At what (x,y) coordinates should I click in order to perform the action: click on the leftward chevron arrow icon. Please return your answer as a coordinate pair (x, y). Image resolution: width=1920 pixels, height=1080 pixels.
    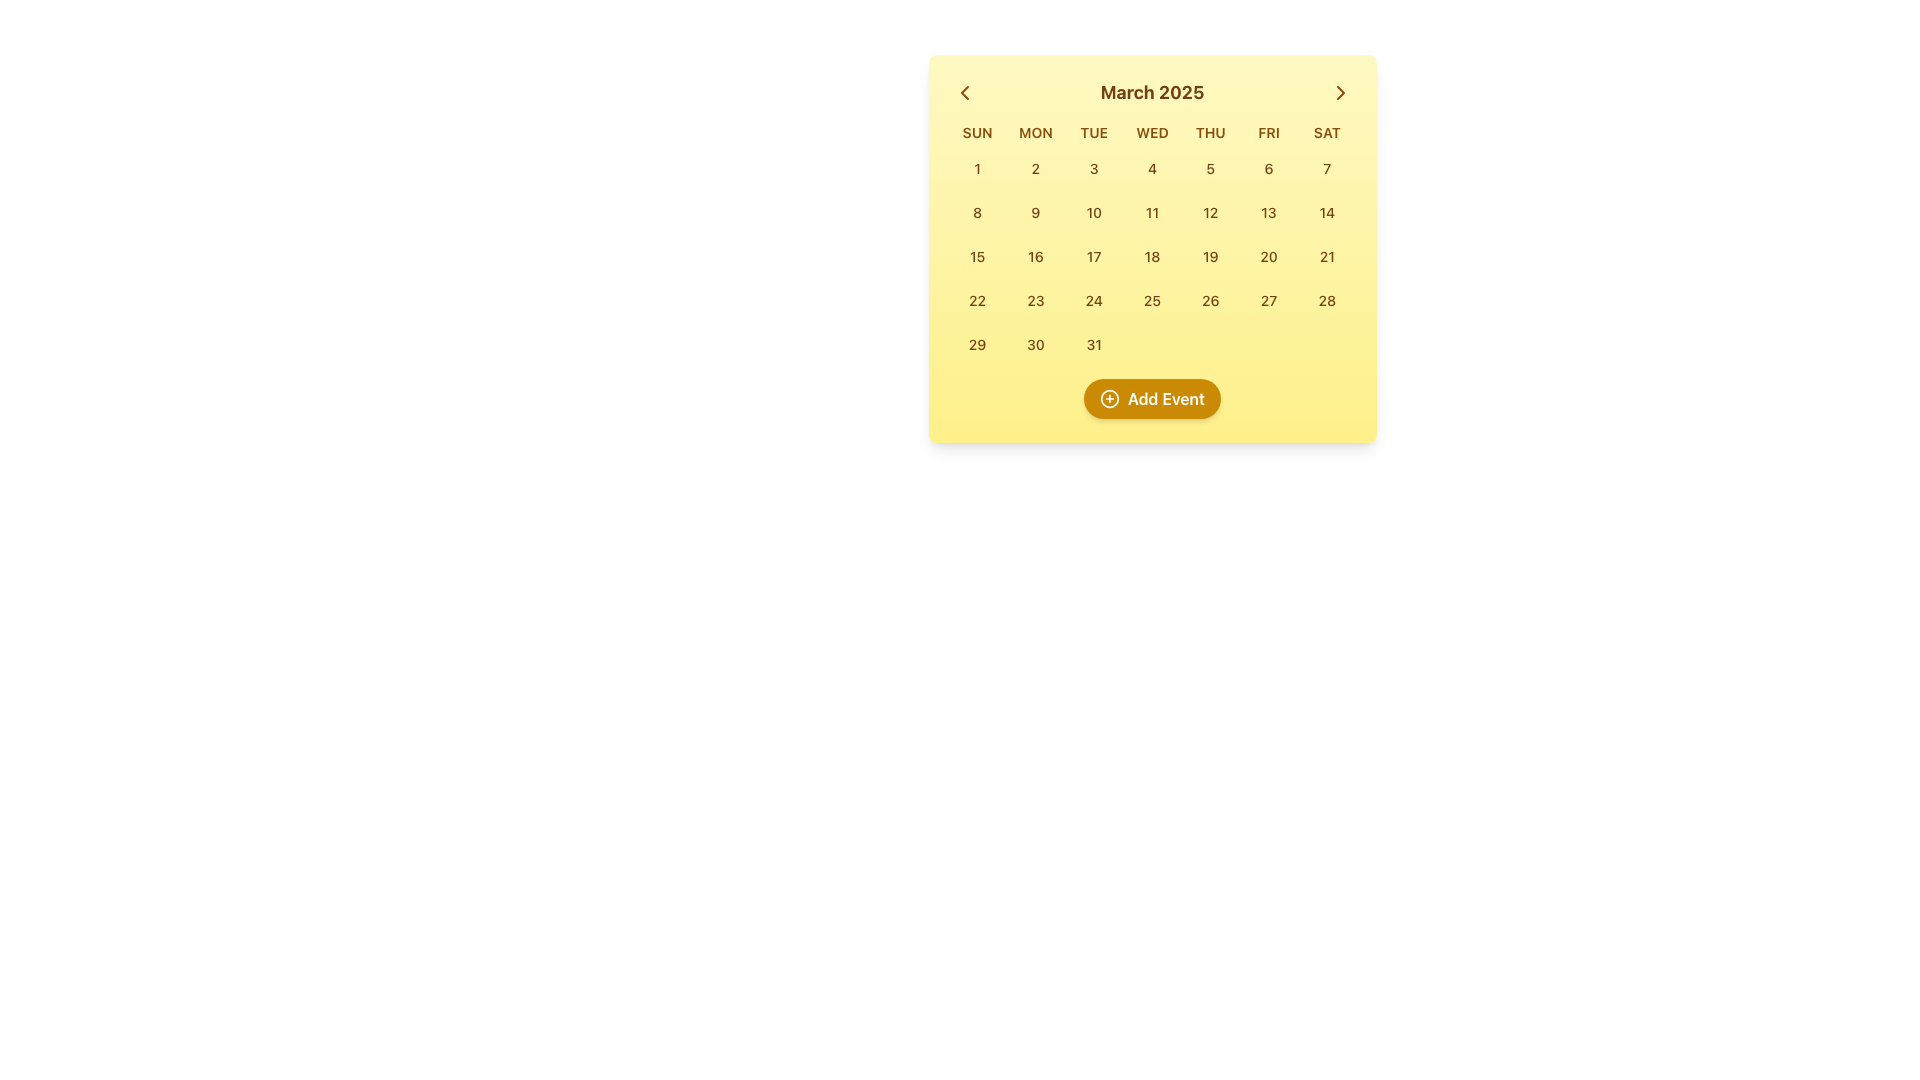
    Looking at the image, I should click on (964, 92).